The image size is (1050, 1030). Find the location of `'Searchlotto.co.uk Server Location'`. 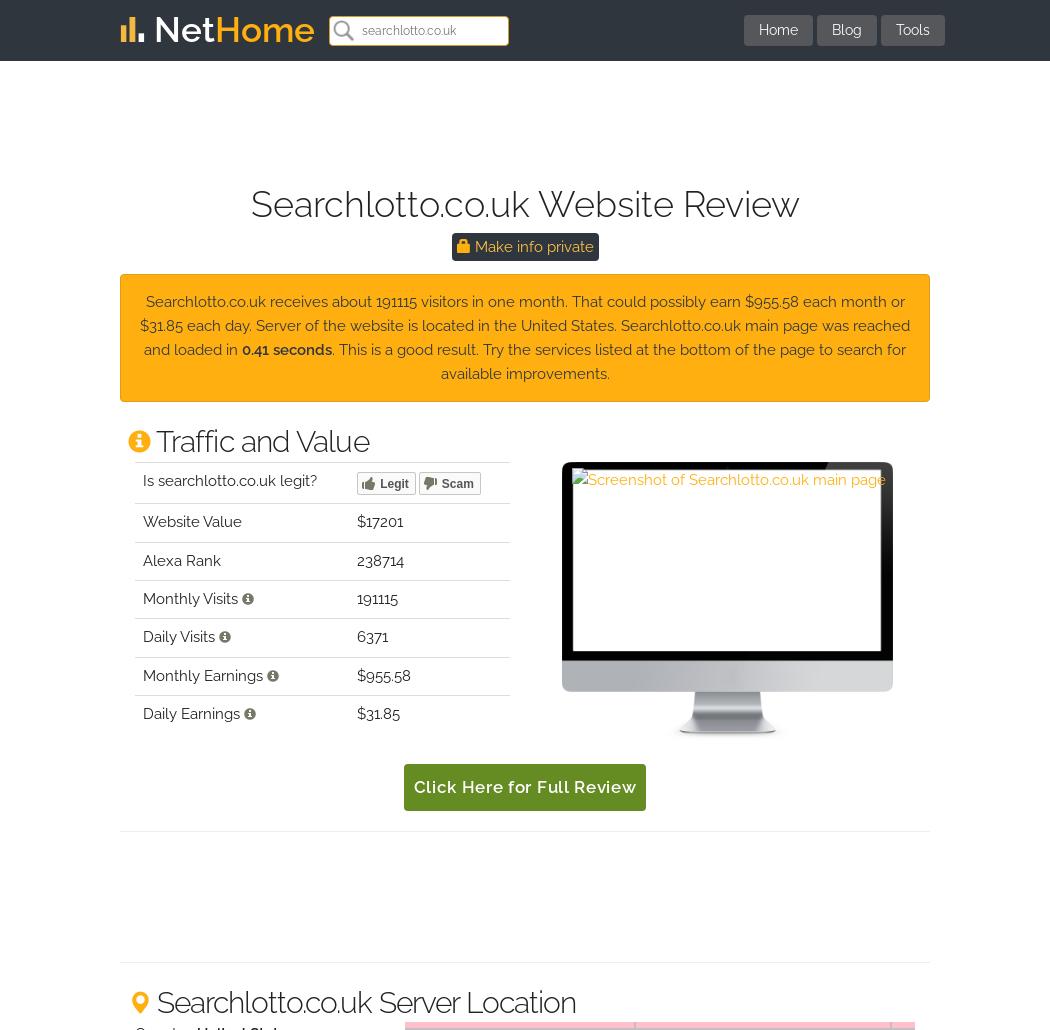

'Searchlotto.co.uk Server Location' is located at coordinates (361, 1000).